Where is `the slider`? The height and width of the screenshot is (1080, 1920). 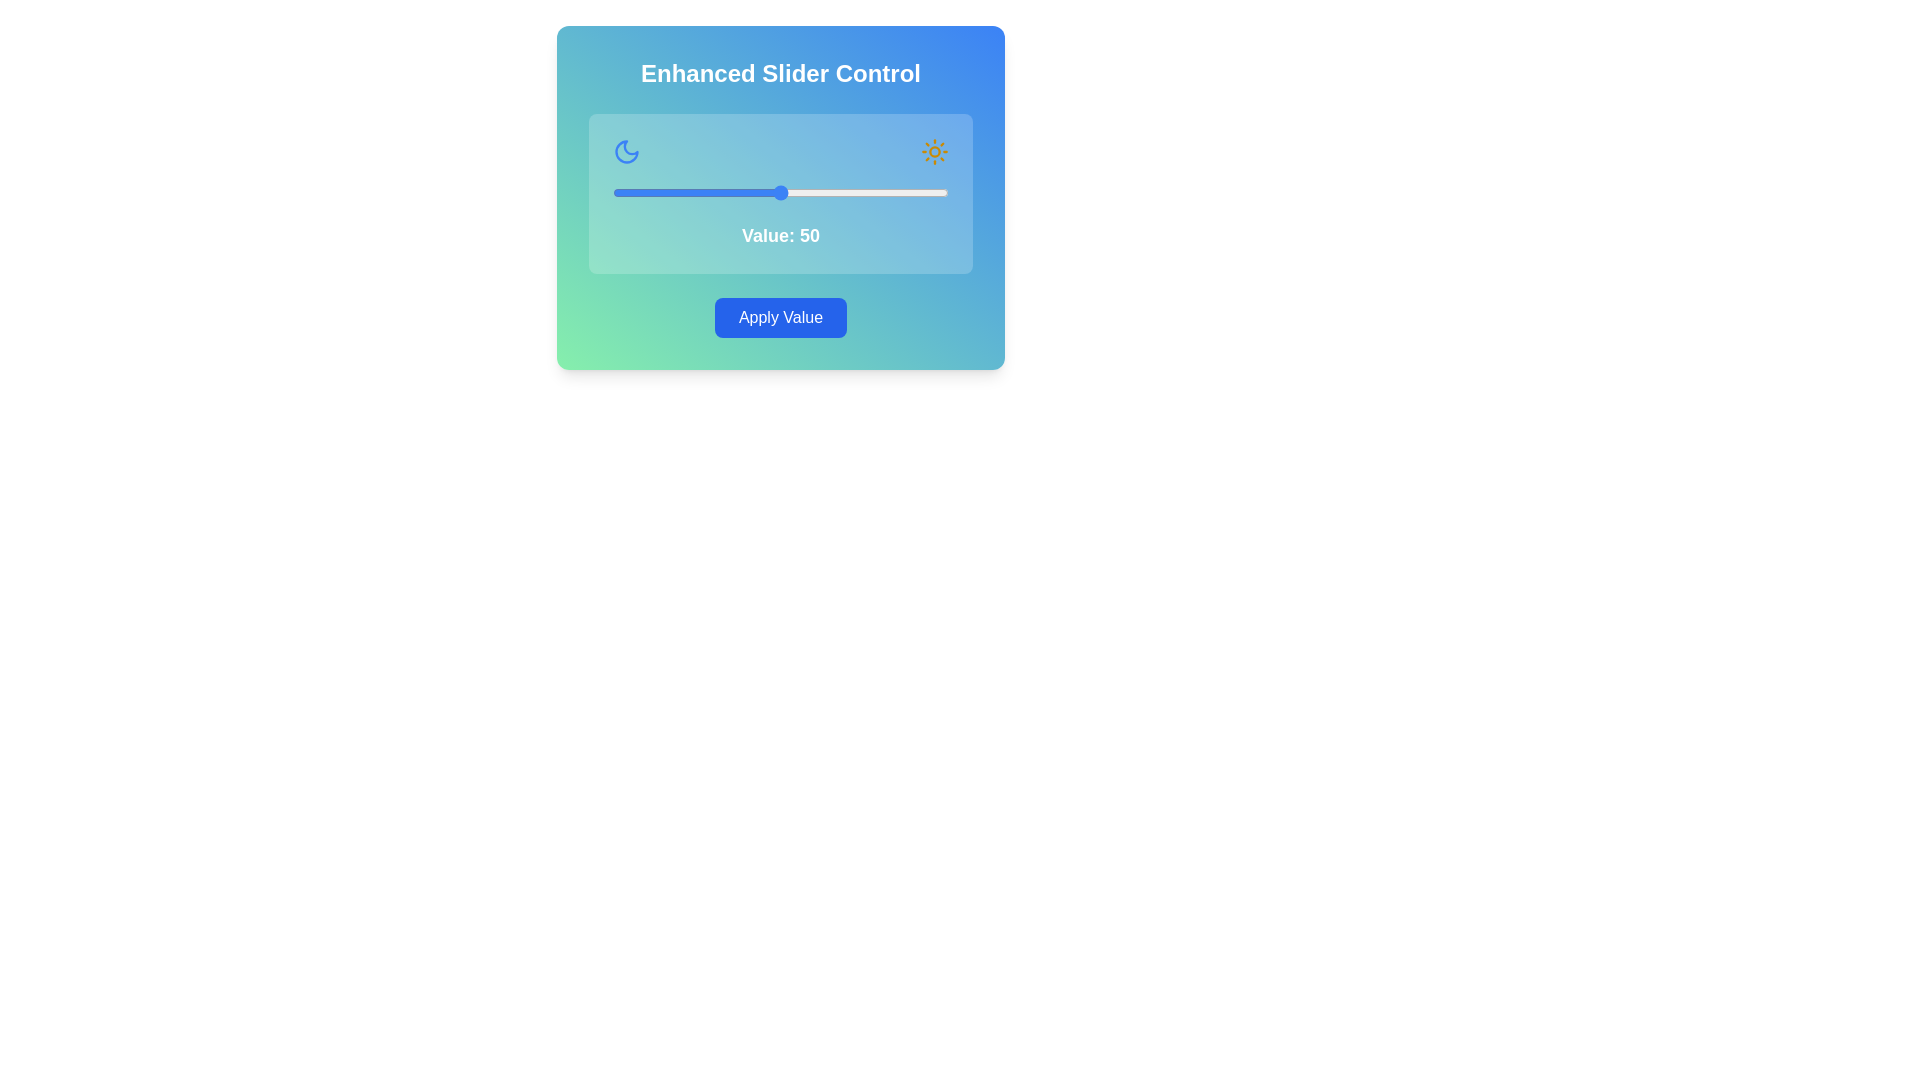 the slider is located at coordinates (914, 192).